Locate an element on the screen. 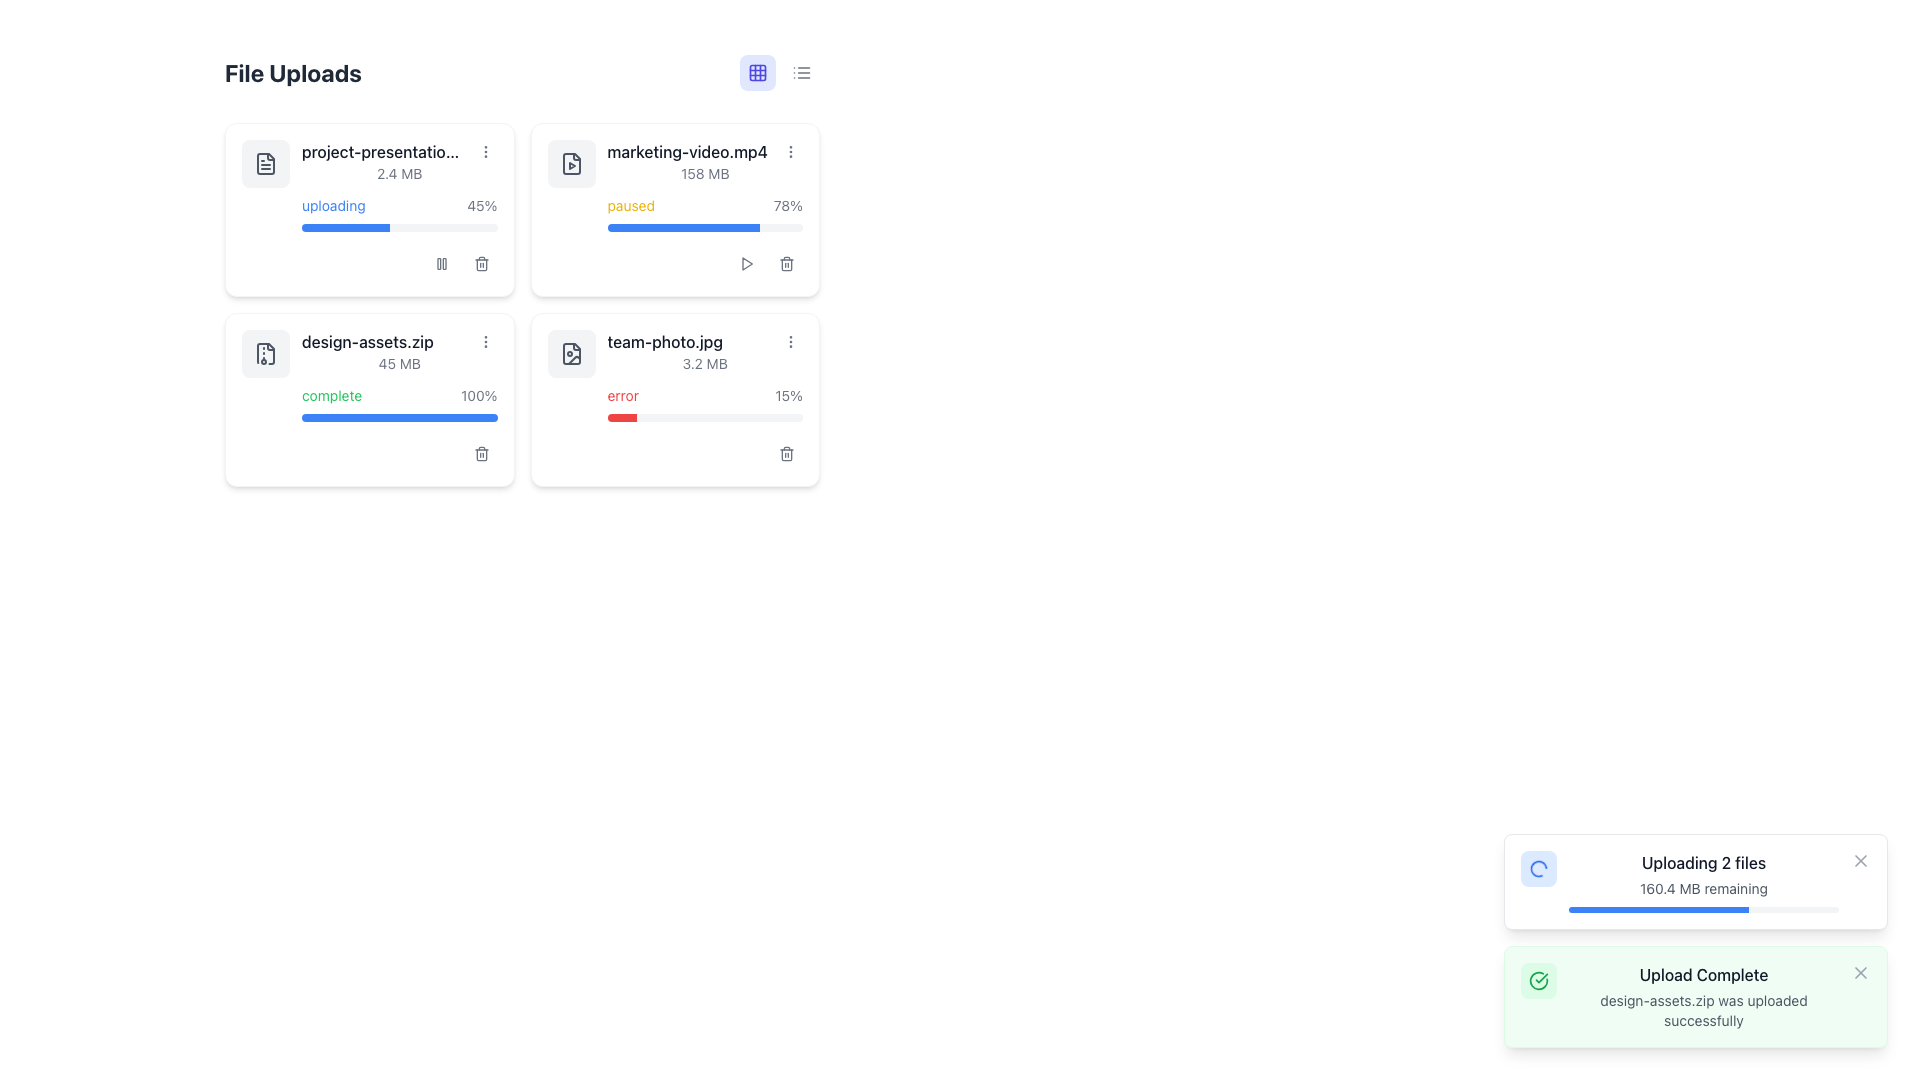 This screenshot has width=1920, height=1080. file name displayed in the text label that shows 'marketing-video.mp4' located in the second card of the grid display is located at coordinates (705, 150).